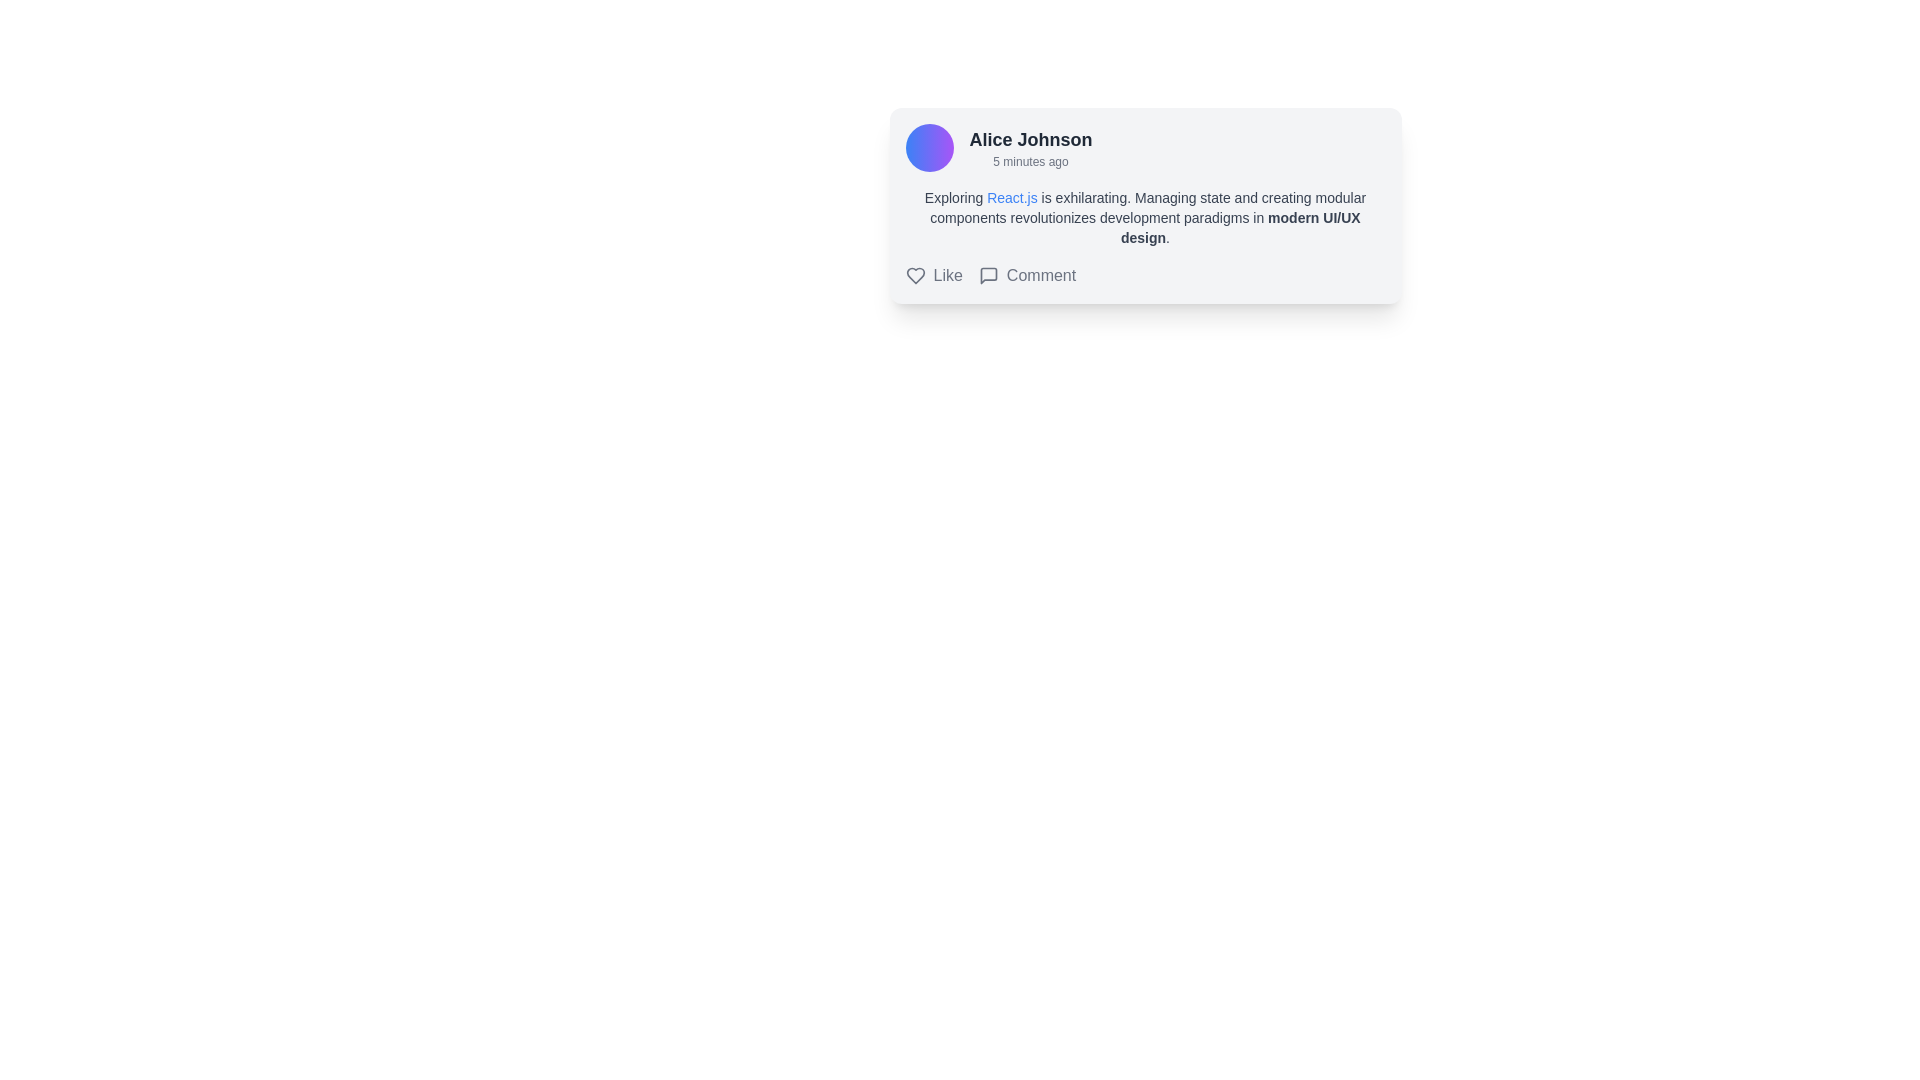 The image size is (1920, 1080). What do you see at coordinates (914, 276) in the screenshot?
I see `the heart-shaped icon with a hollow design and dark gray outline, which is located to the left of the 'Like' text in the horizontal action bar below a user post` at bounding box center [914, 276].